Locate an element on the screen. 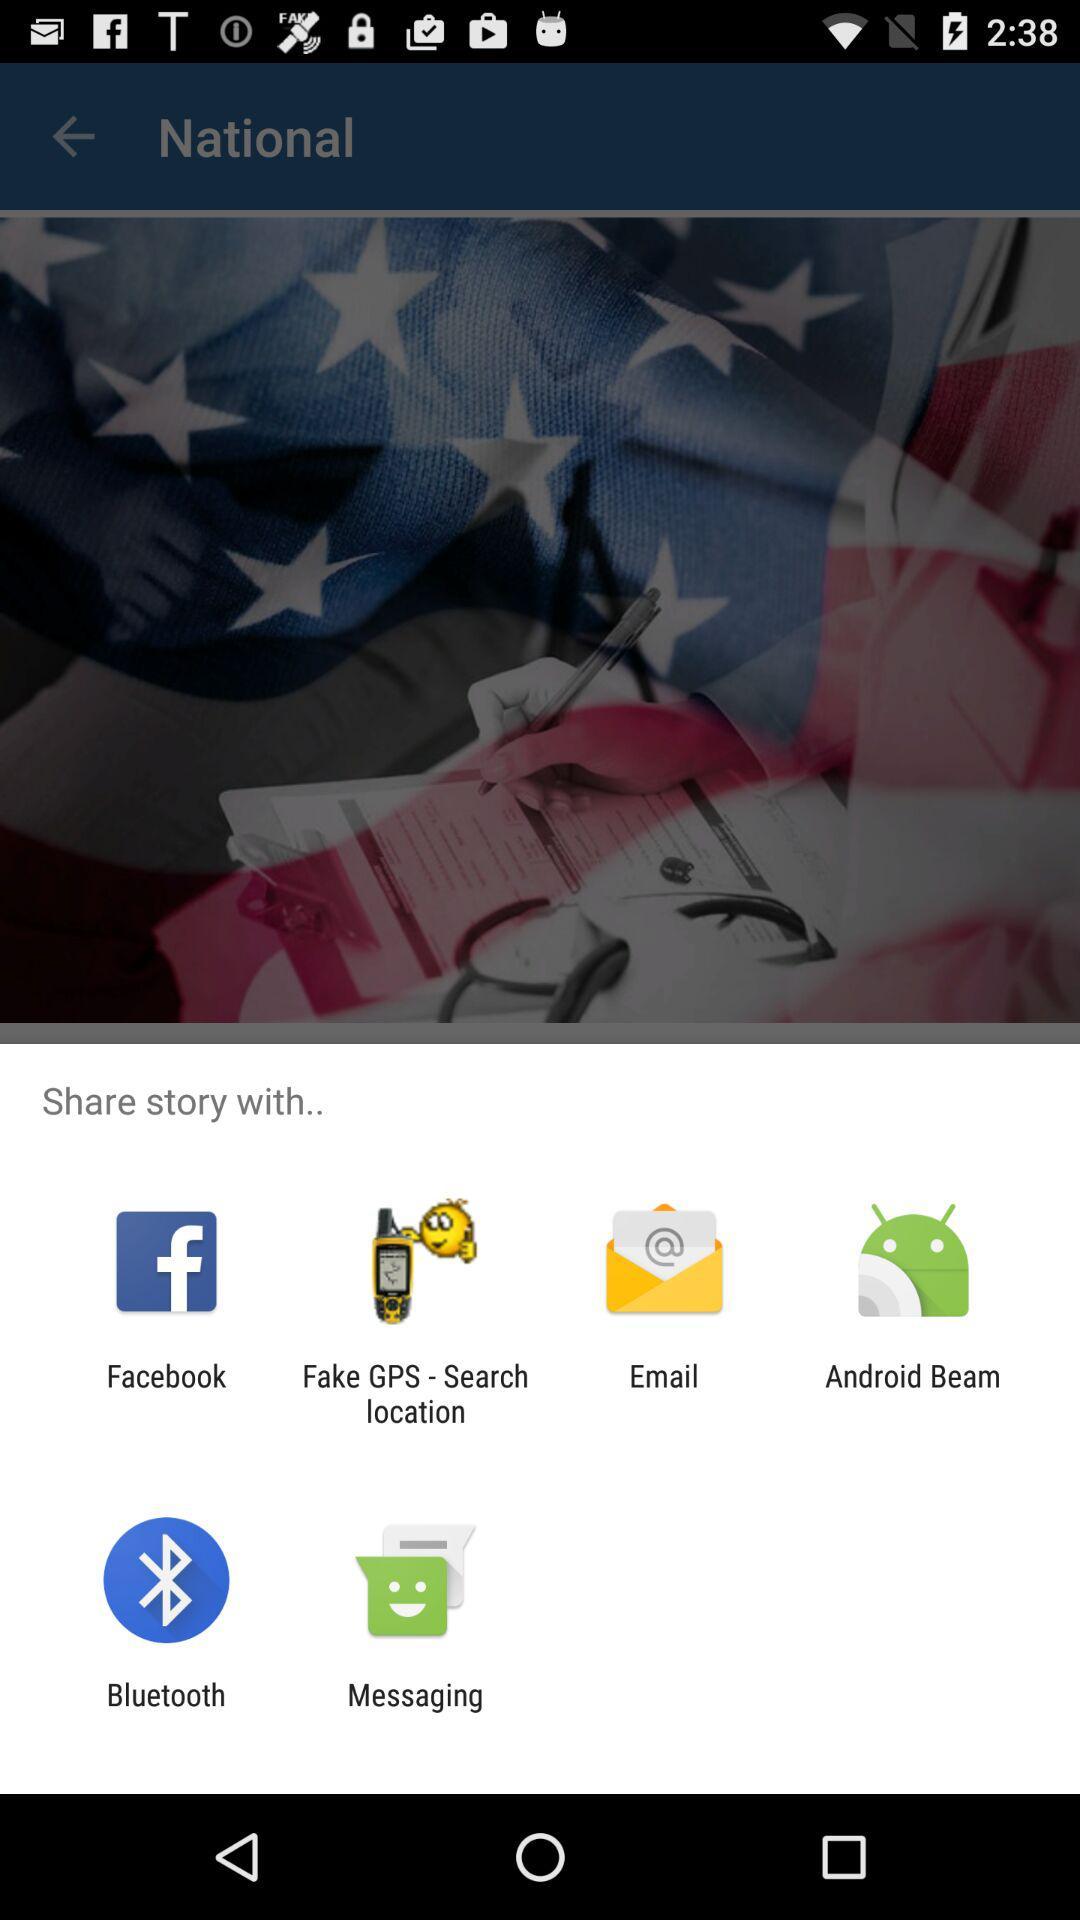 The width and height of the screenshot is (1080, 1920). item to the left of fake gps search item is located at coordinates (165, 1392).